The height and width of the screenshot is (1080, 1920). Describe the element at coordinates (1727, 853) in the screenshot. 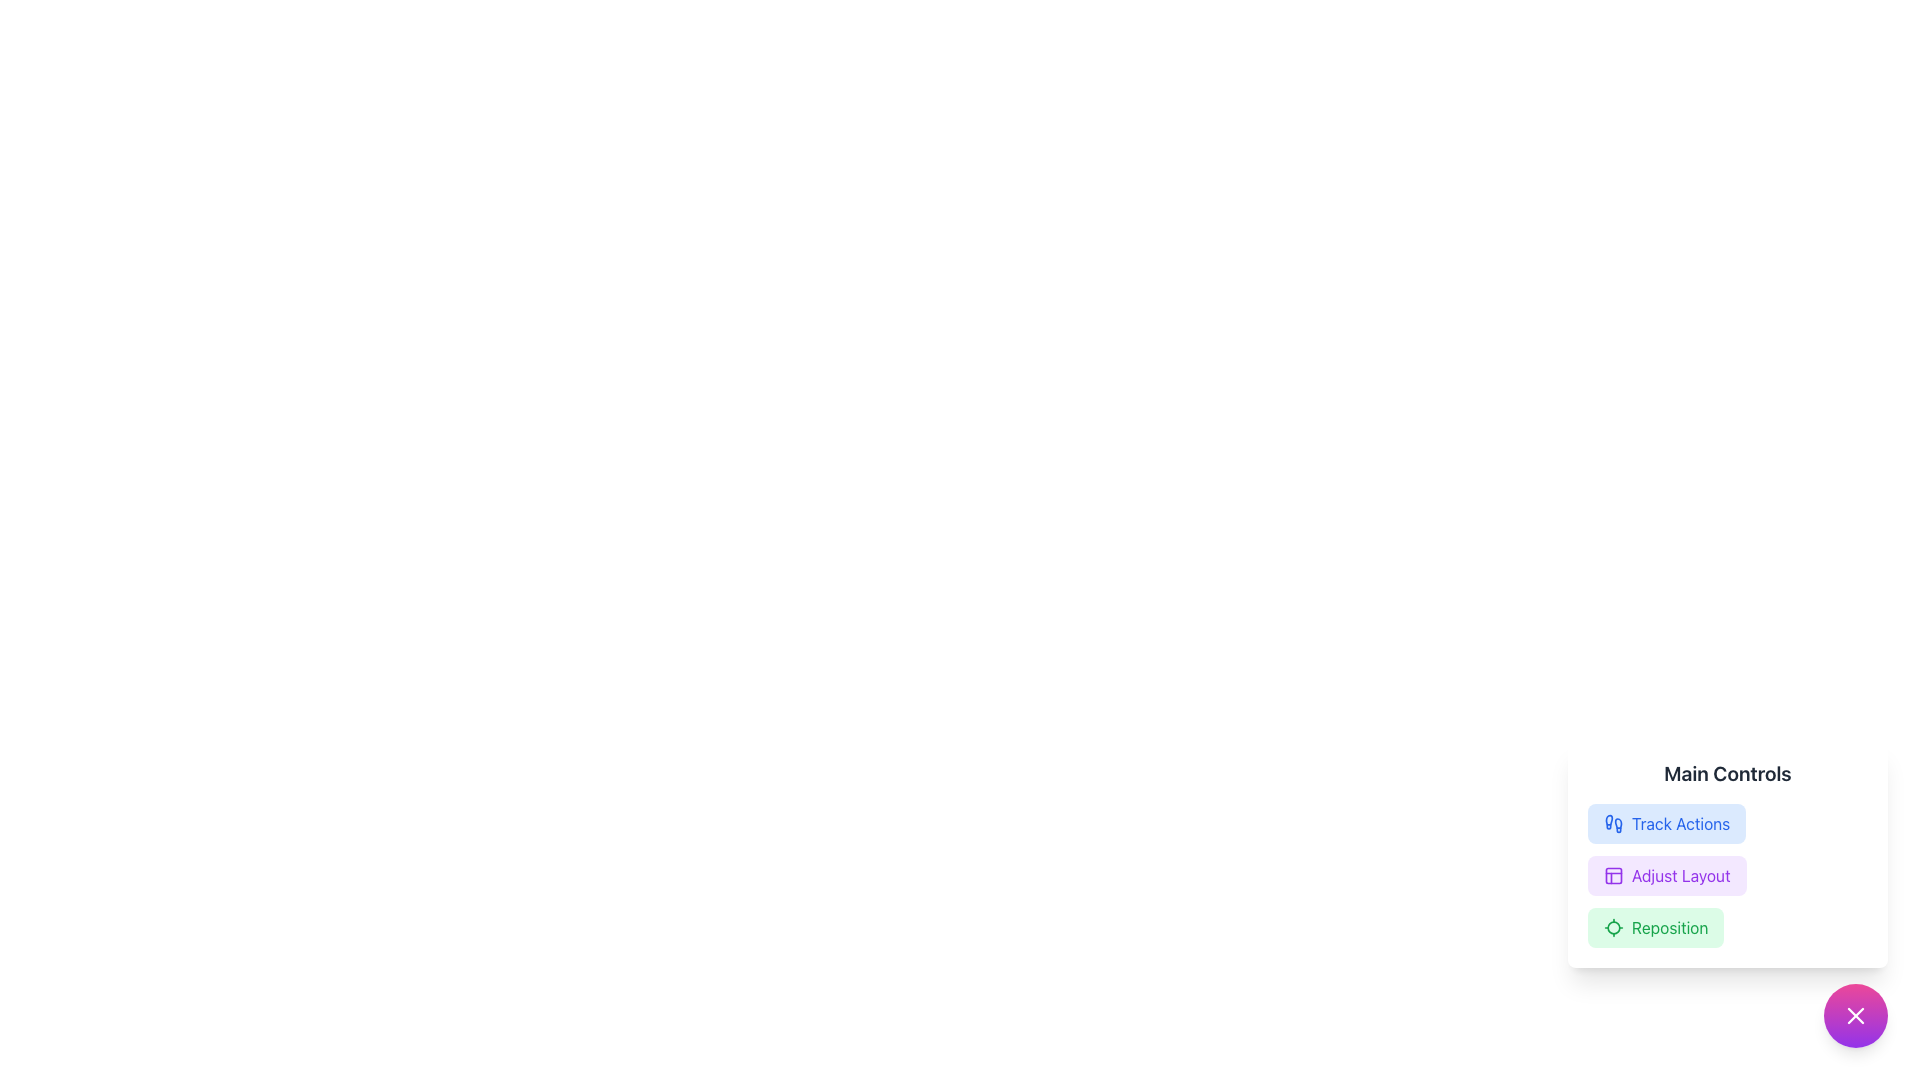

I see `the 'Adjust Layout' button` at that location.